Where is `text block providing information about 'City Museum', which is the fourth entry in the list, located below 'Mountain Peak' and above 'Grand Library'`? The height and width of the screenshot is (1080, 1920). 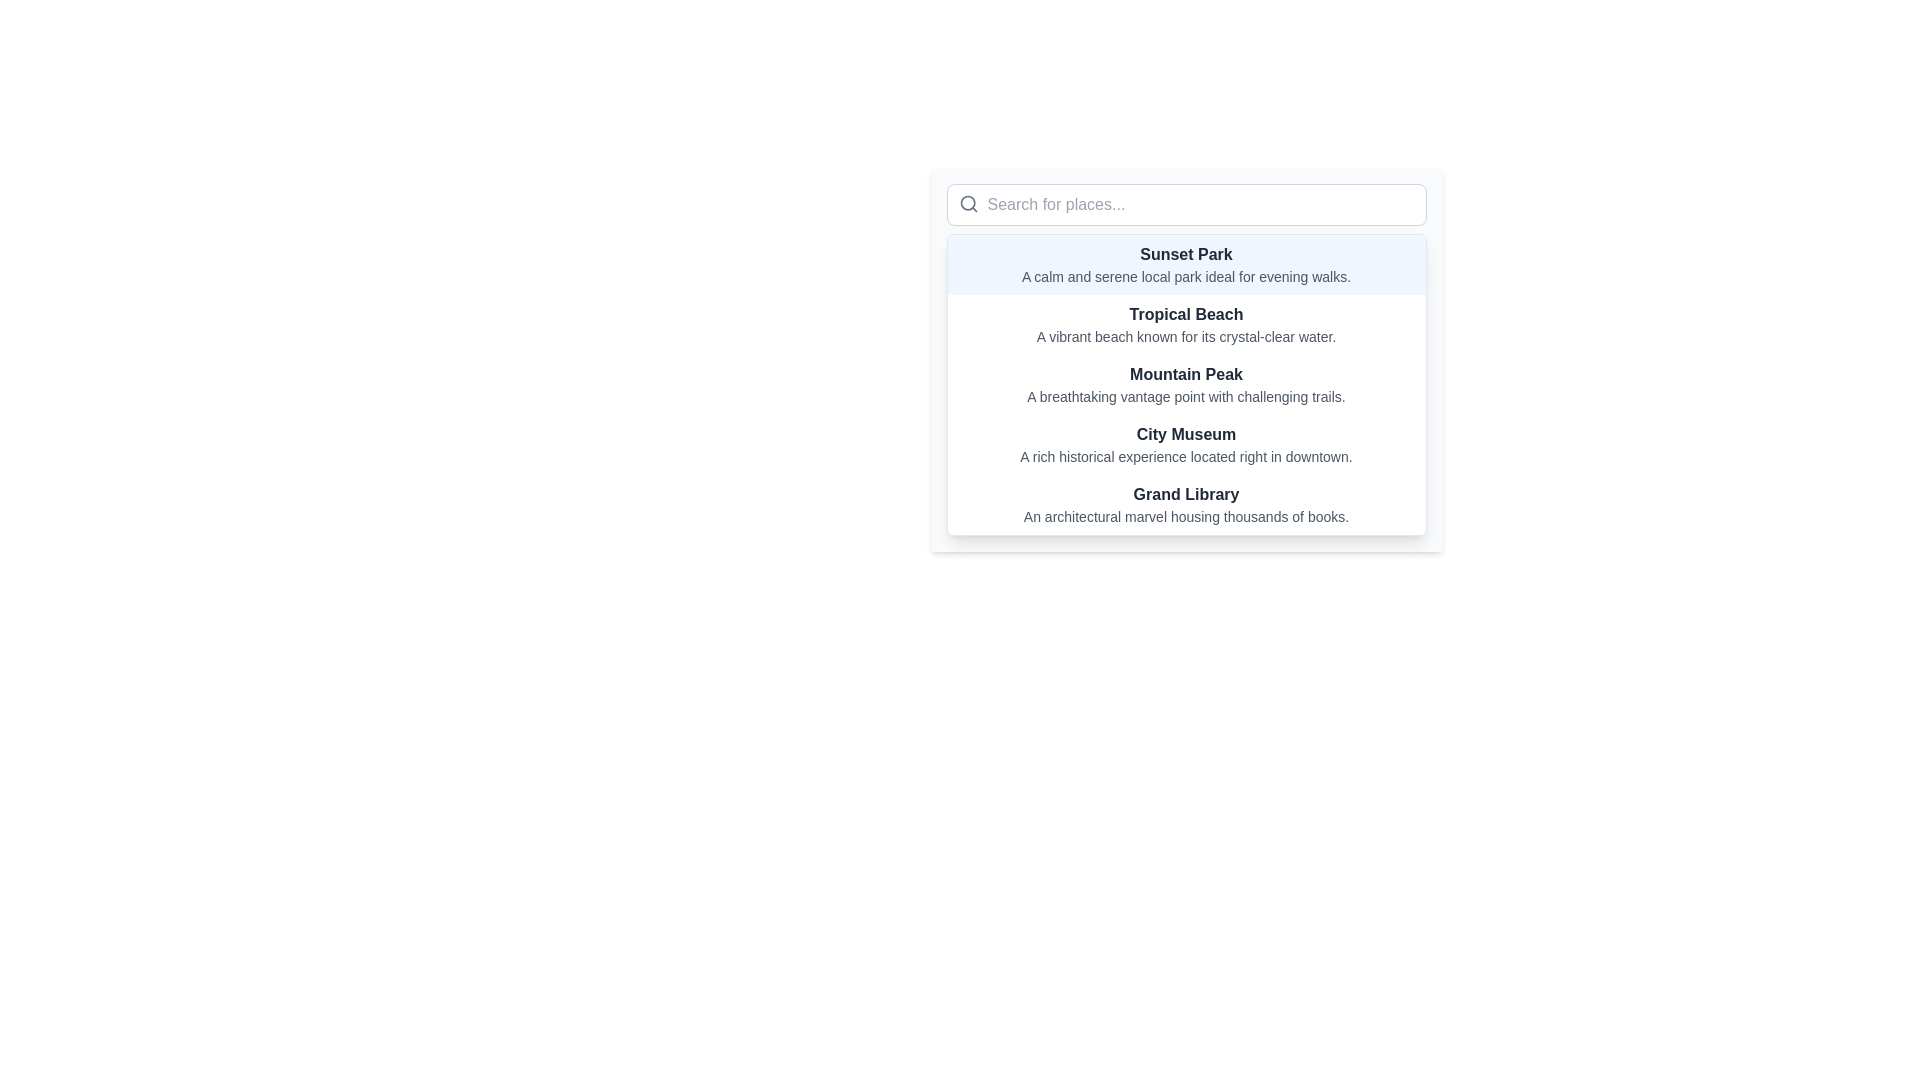
text block providing information about 'City Museum', which is the fourth entry in the list, located below 'Mountain Peak' and above 'Grand Library' is located at coordinates (1186, 443).